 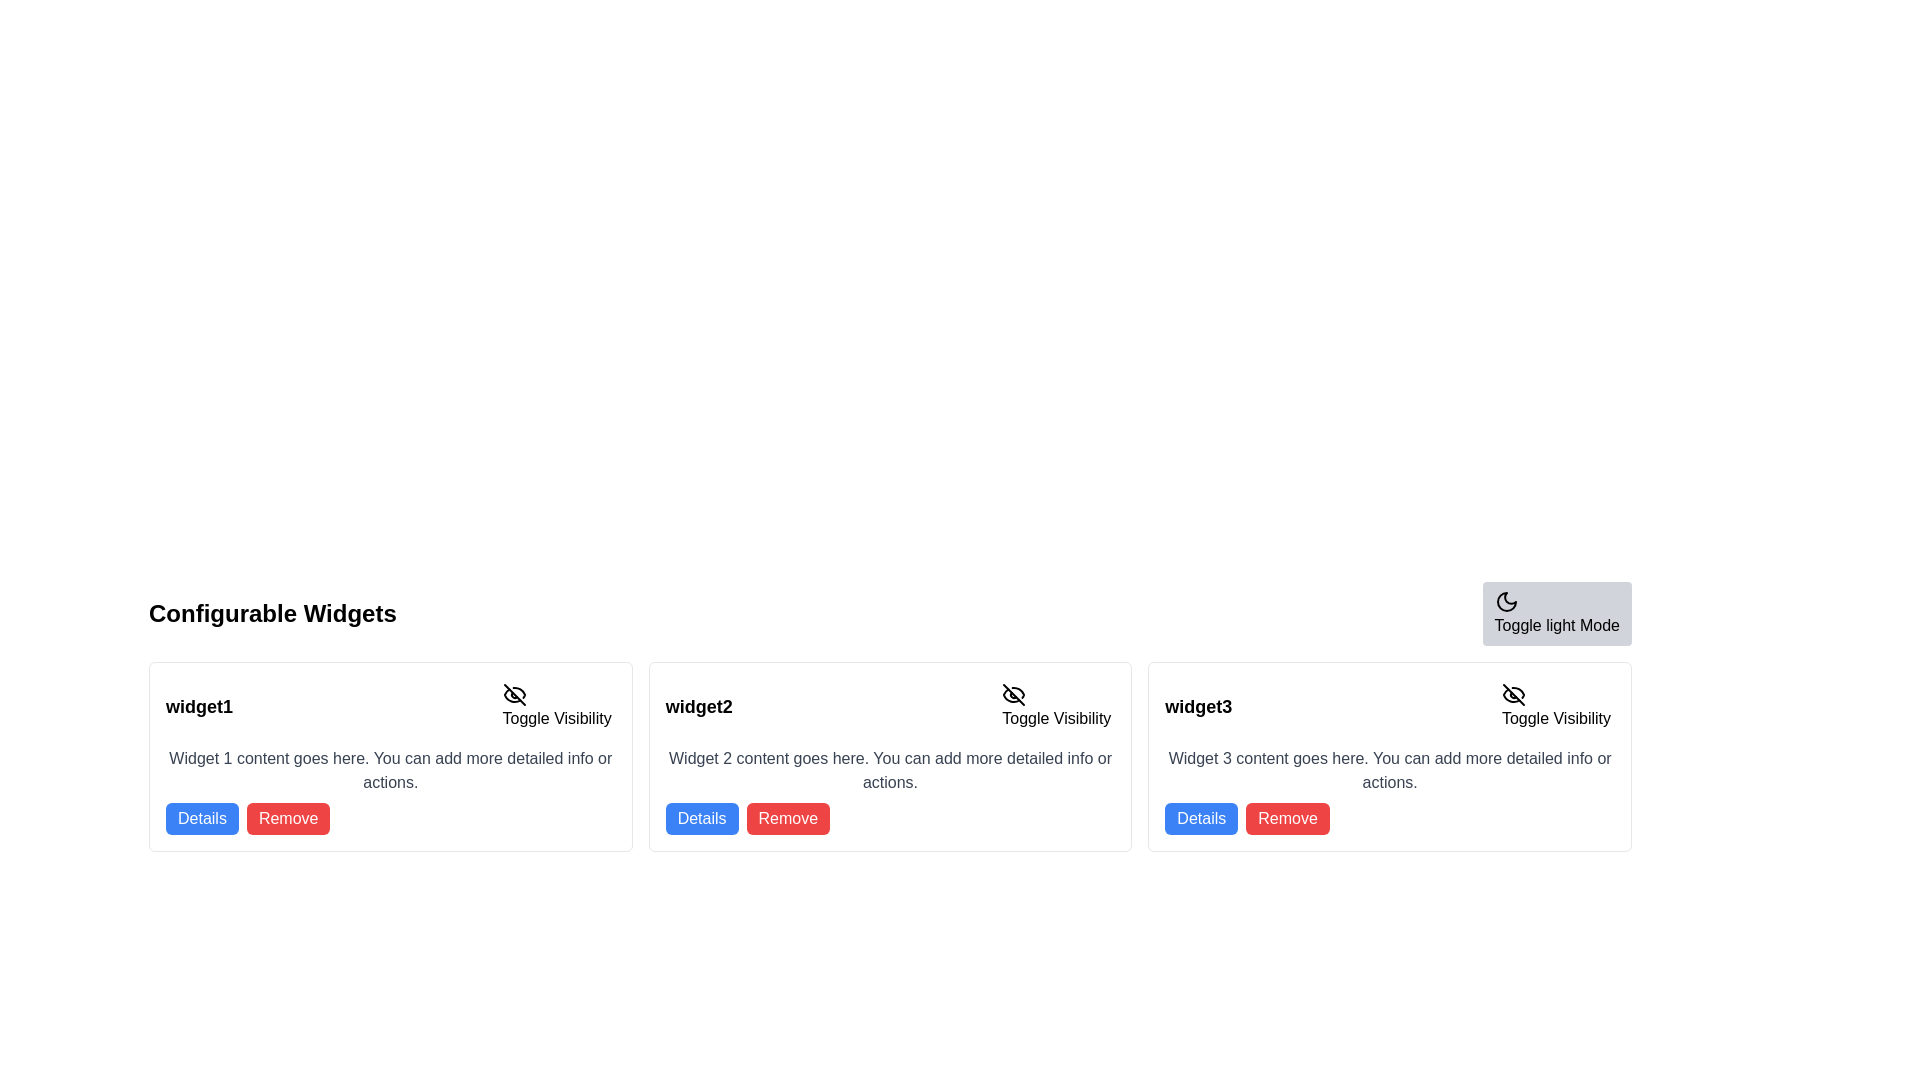 What do you see at coordinates (1506, 600) in the screenshot?
I see `the moon-shaped icon located next to the 'Toggle light Mode' text in the top-right area of the interface` at bounding box center [1506, 600].